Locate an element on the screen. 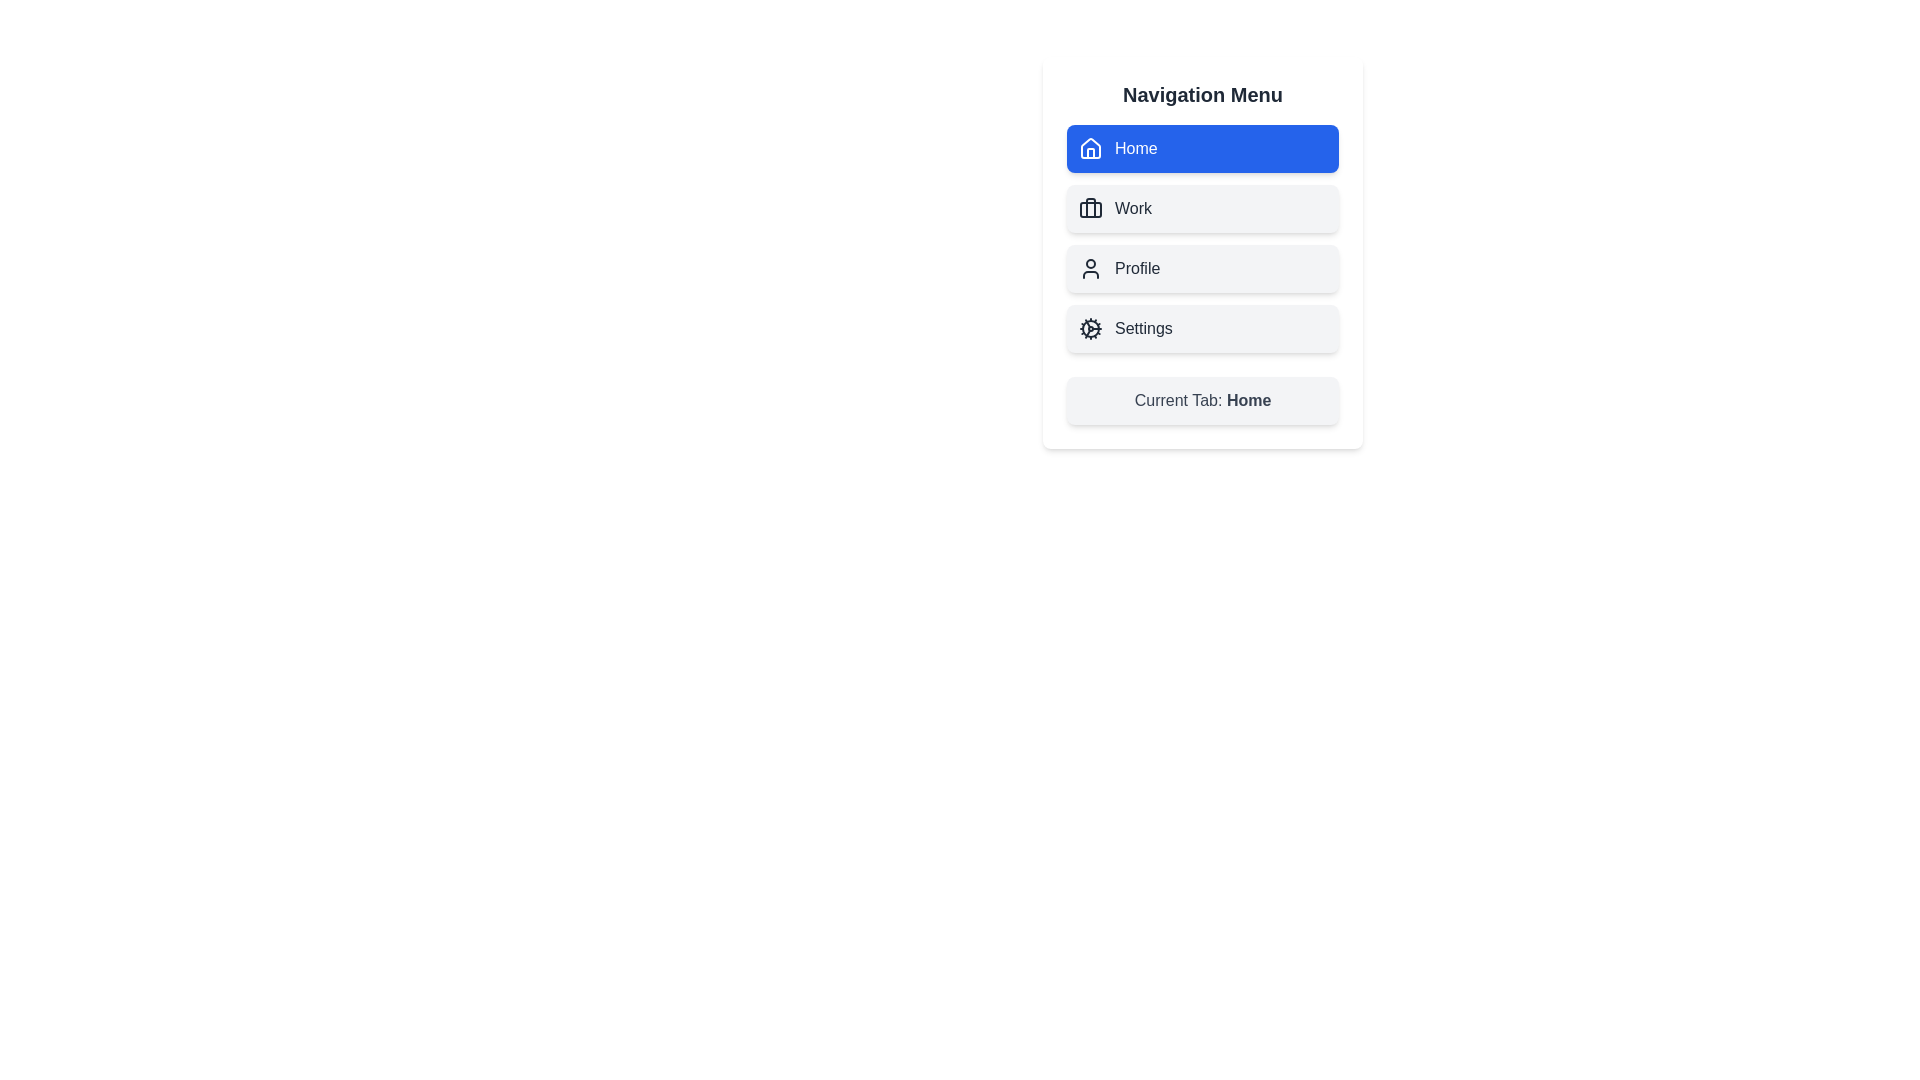  the menu item labeled Work is located at coordinates (1202, 208).